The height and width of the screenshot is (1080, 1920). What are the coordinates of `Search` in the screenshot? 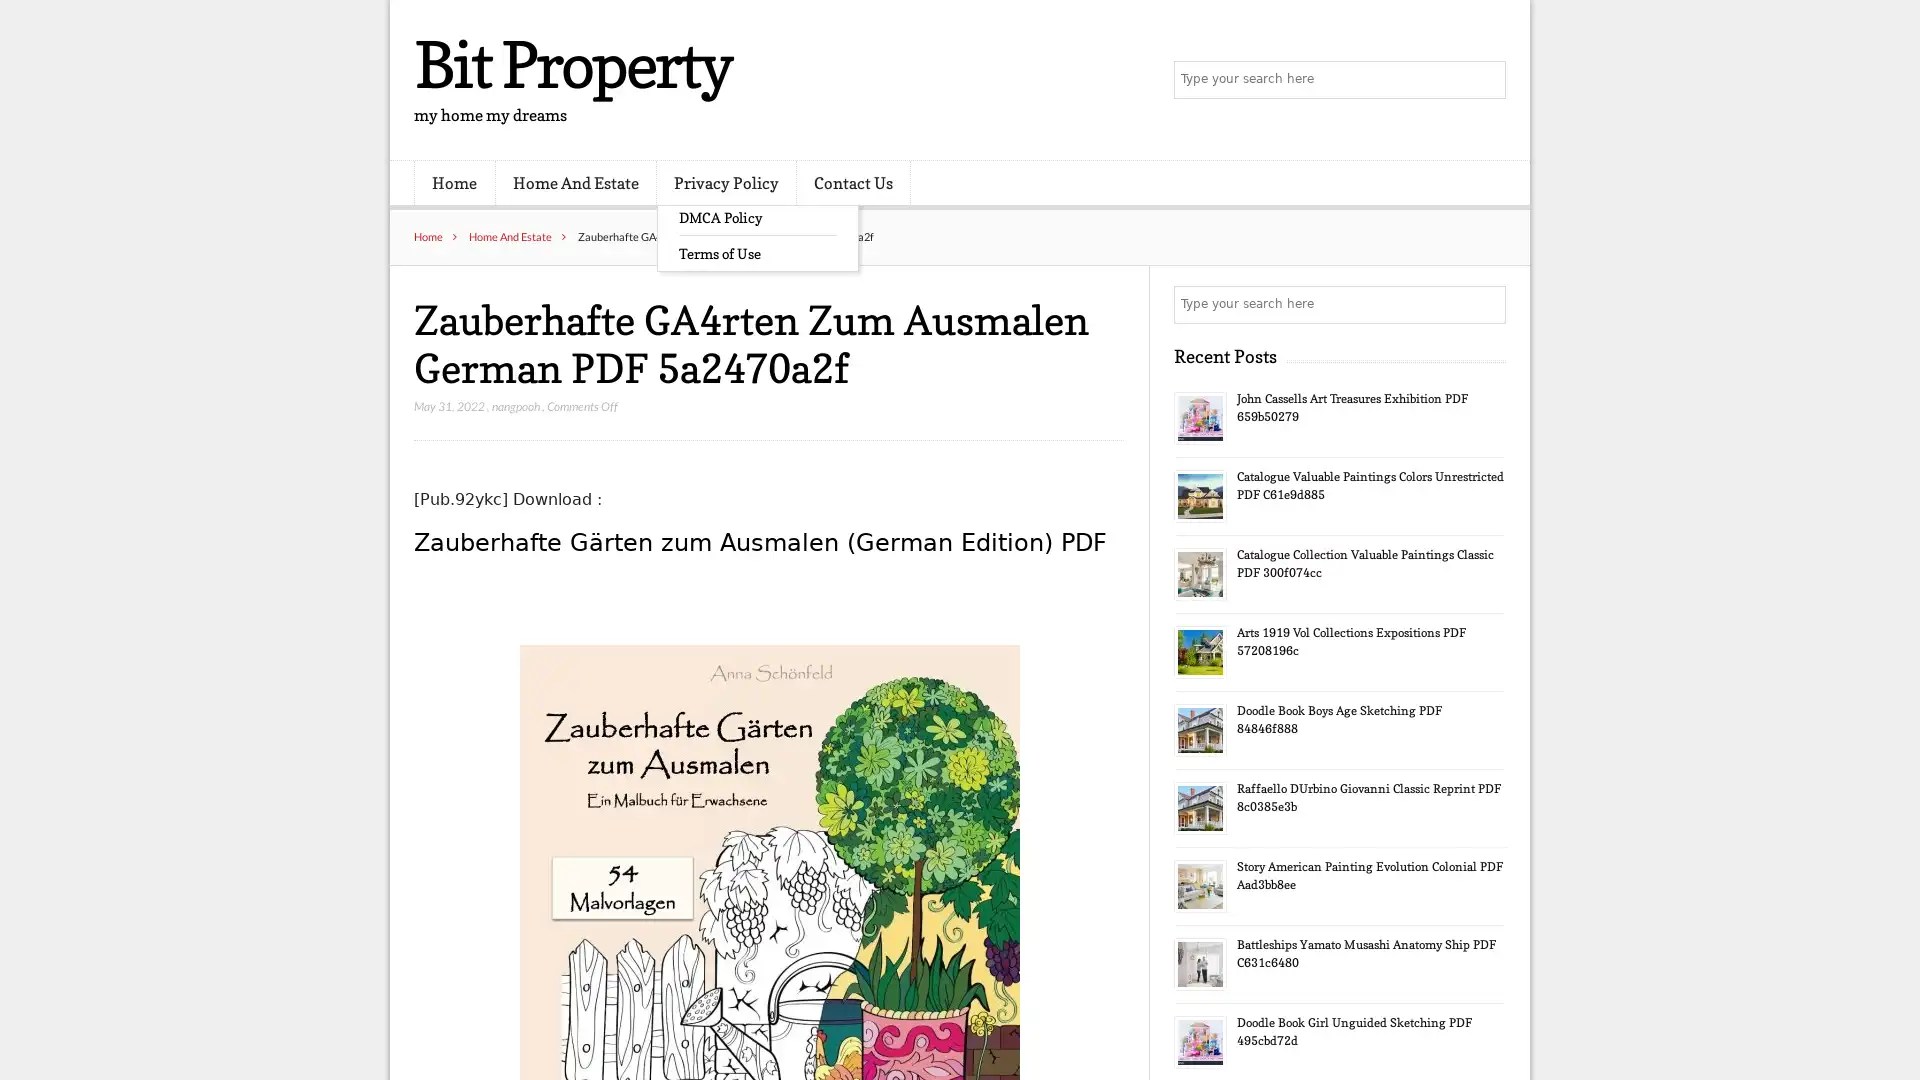 It's located at (1485, 80).